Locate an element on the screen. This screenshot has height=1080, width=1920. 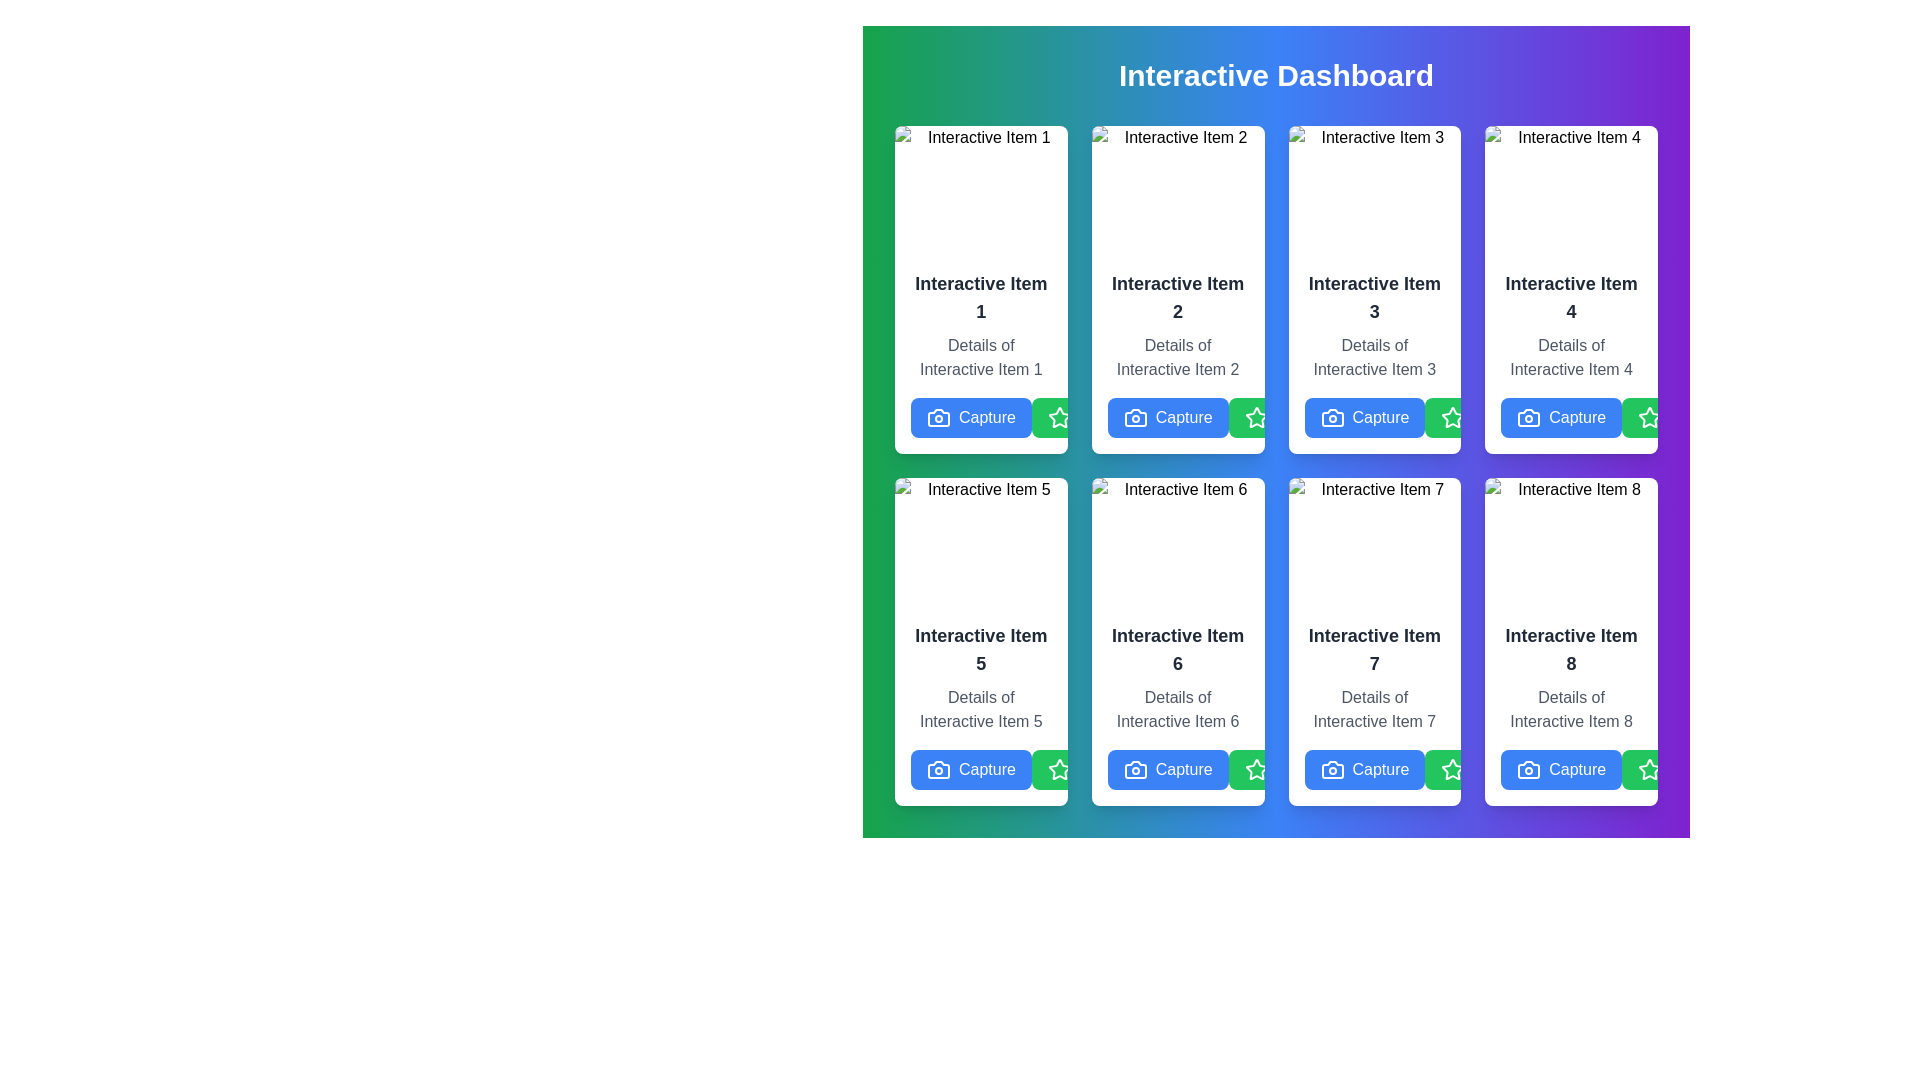
the image representing 'Interactive Item 5', located in the upper section of its card in the second row, first column of the grid layout is located at coordinates (981, 542).